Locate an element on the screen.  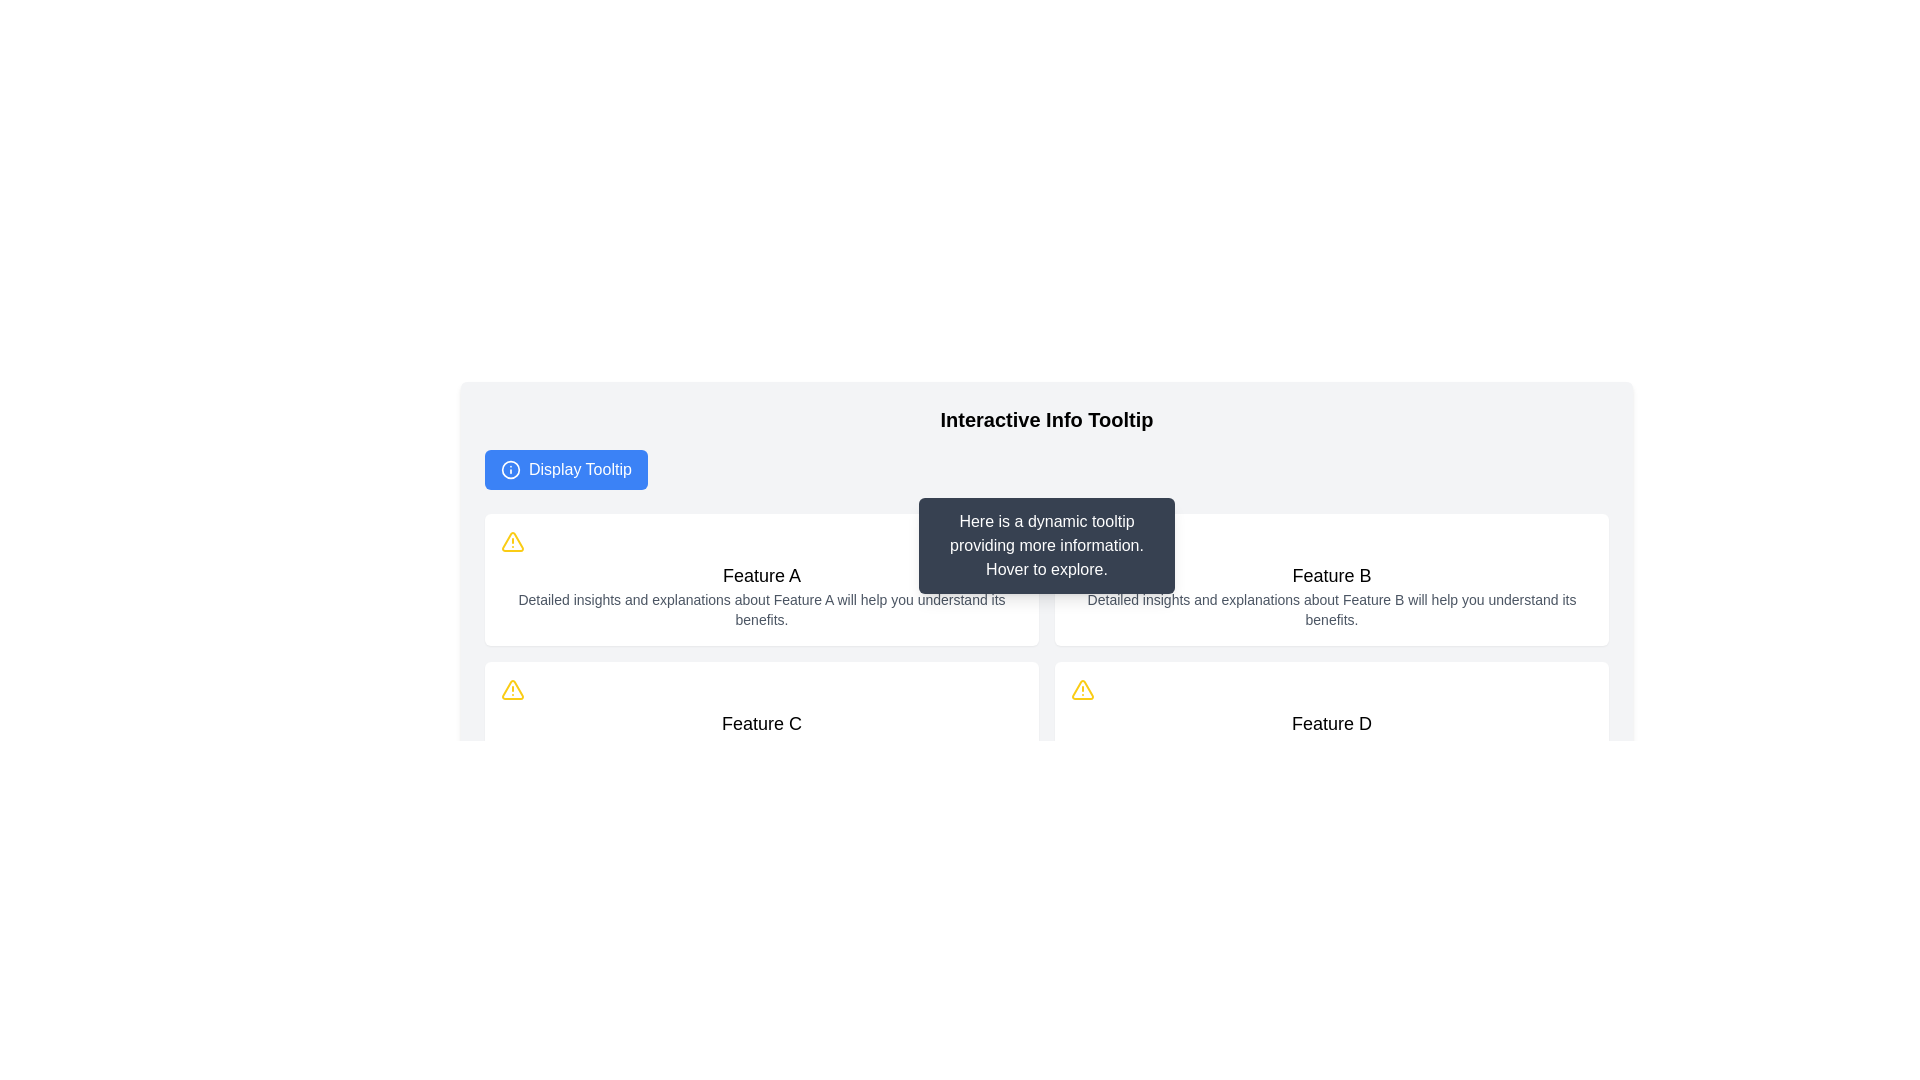
the triangular warning icon with a yellow background and alert symbol, located at the top left of the 'Feature C' UI card is located at coordinates (513, 689).